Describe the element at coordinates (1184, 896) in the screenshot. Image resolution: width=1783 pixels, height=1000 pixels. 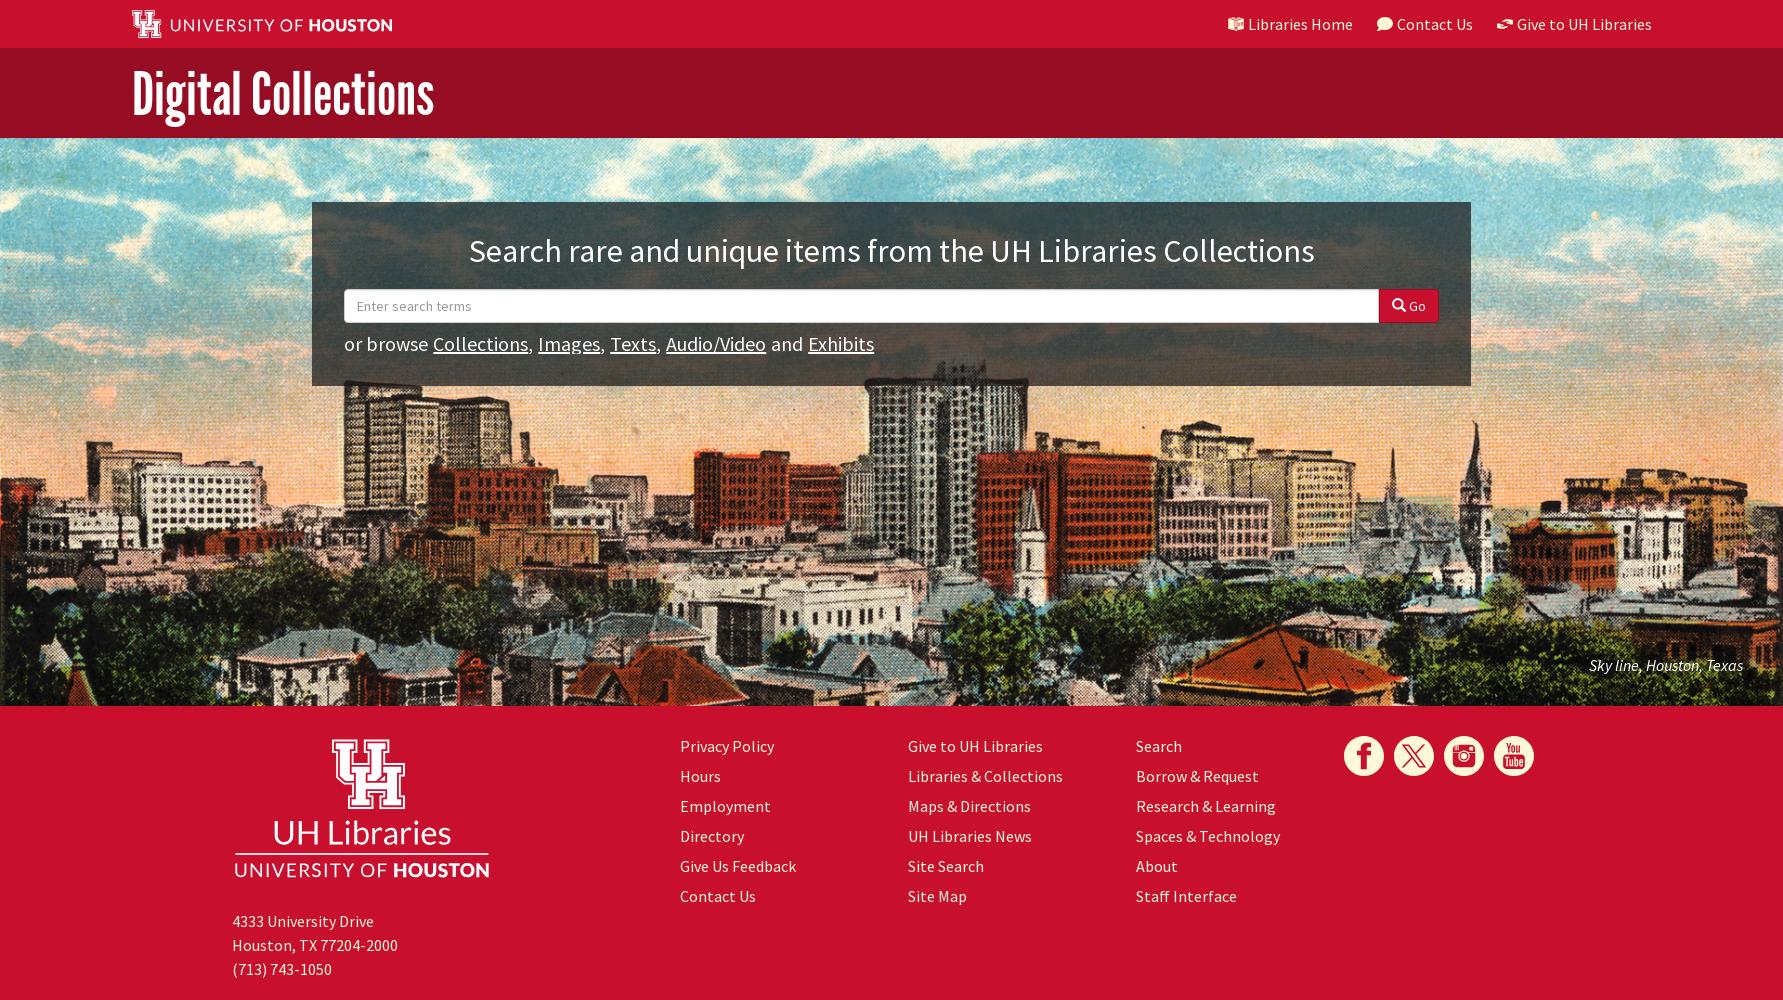
I see `'Staff Interface'` at that location.